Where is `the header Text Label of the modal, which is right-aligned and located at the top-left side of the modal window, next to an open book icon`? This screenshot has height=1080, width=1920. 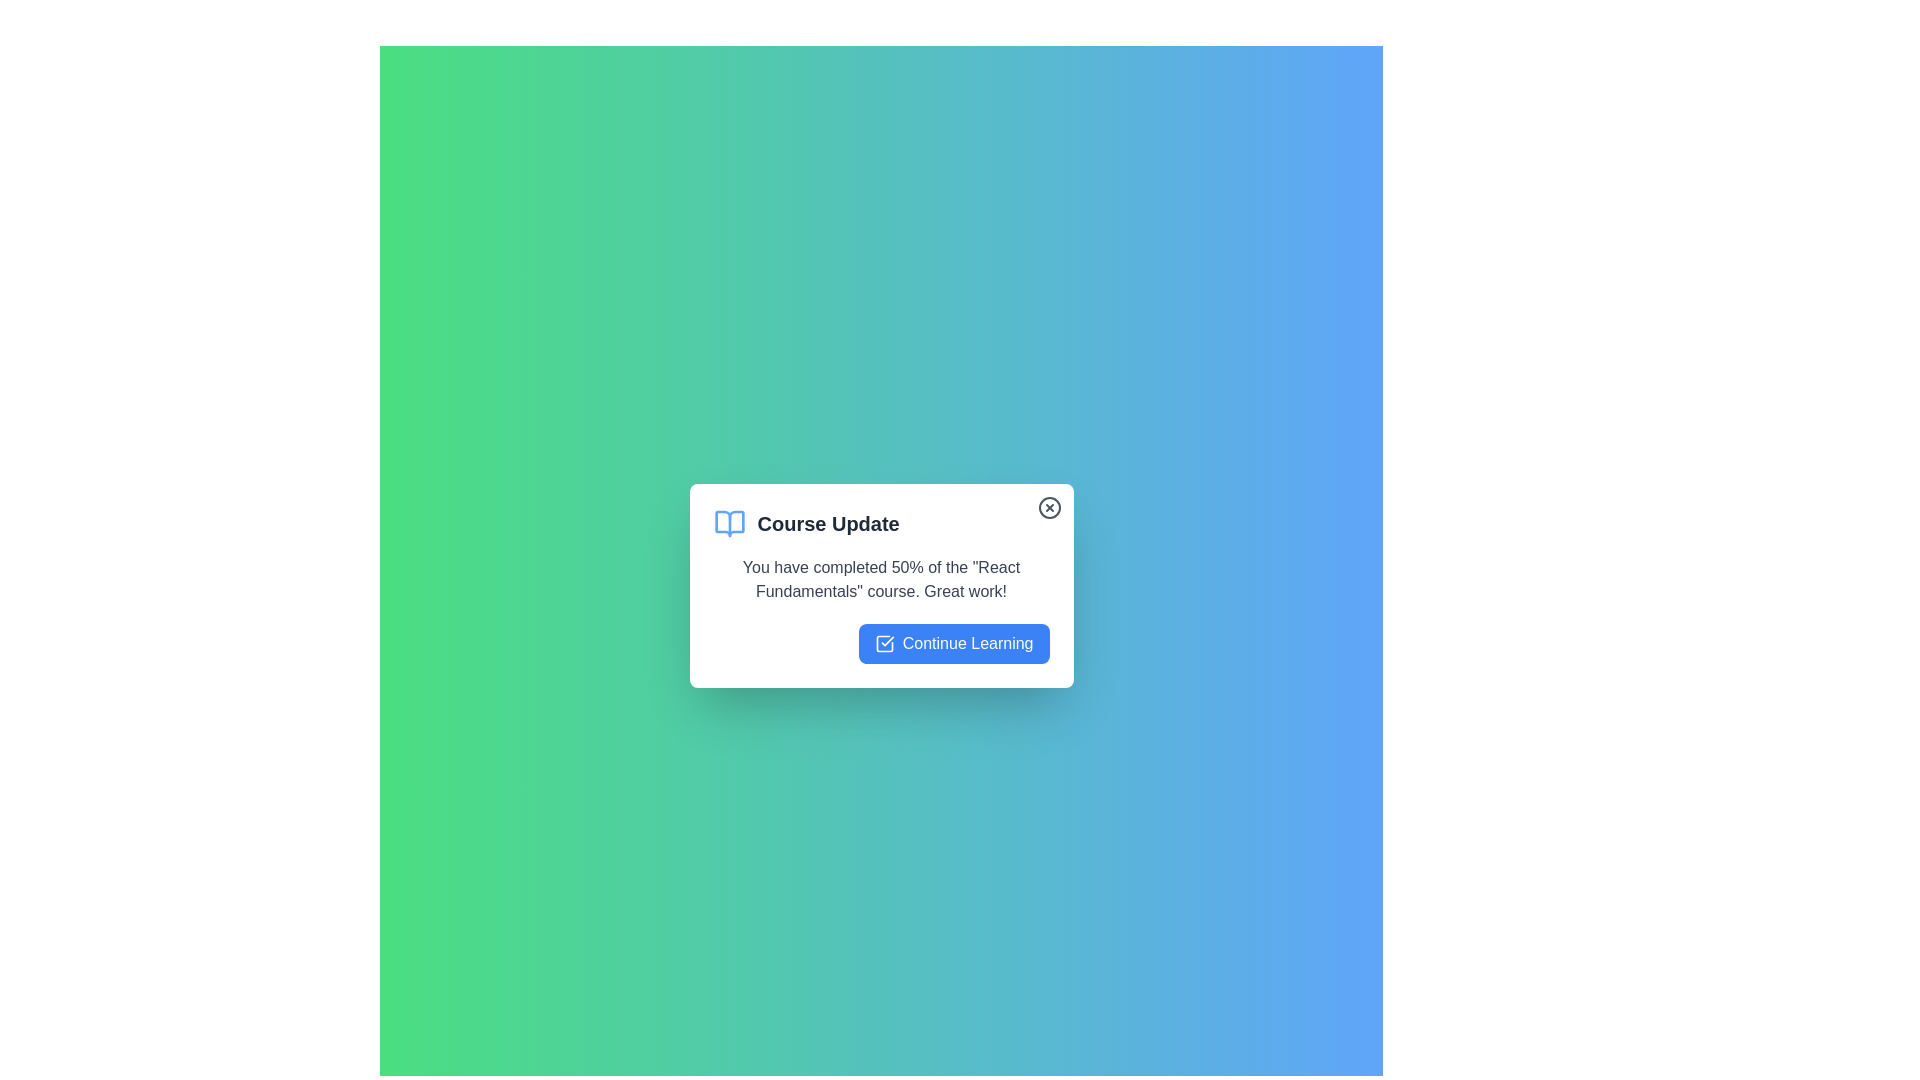
the header Text Label of the modal, which is right-aligned and located at the top-left side of the modal window, next to an open book icon is located at coordinates (828, 523).